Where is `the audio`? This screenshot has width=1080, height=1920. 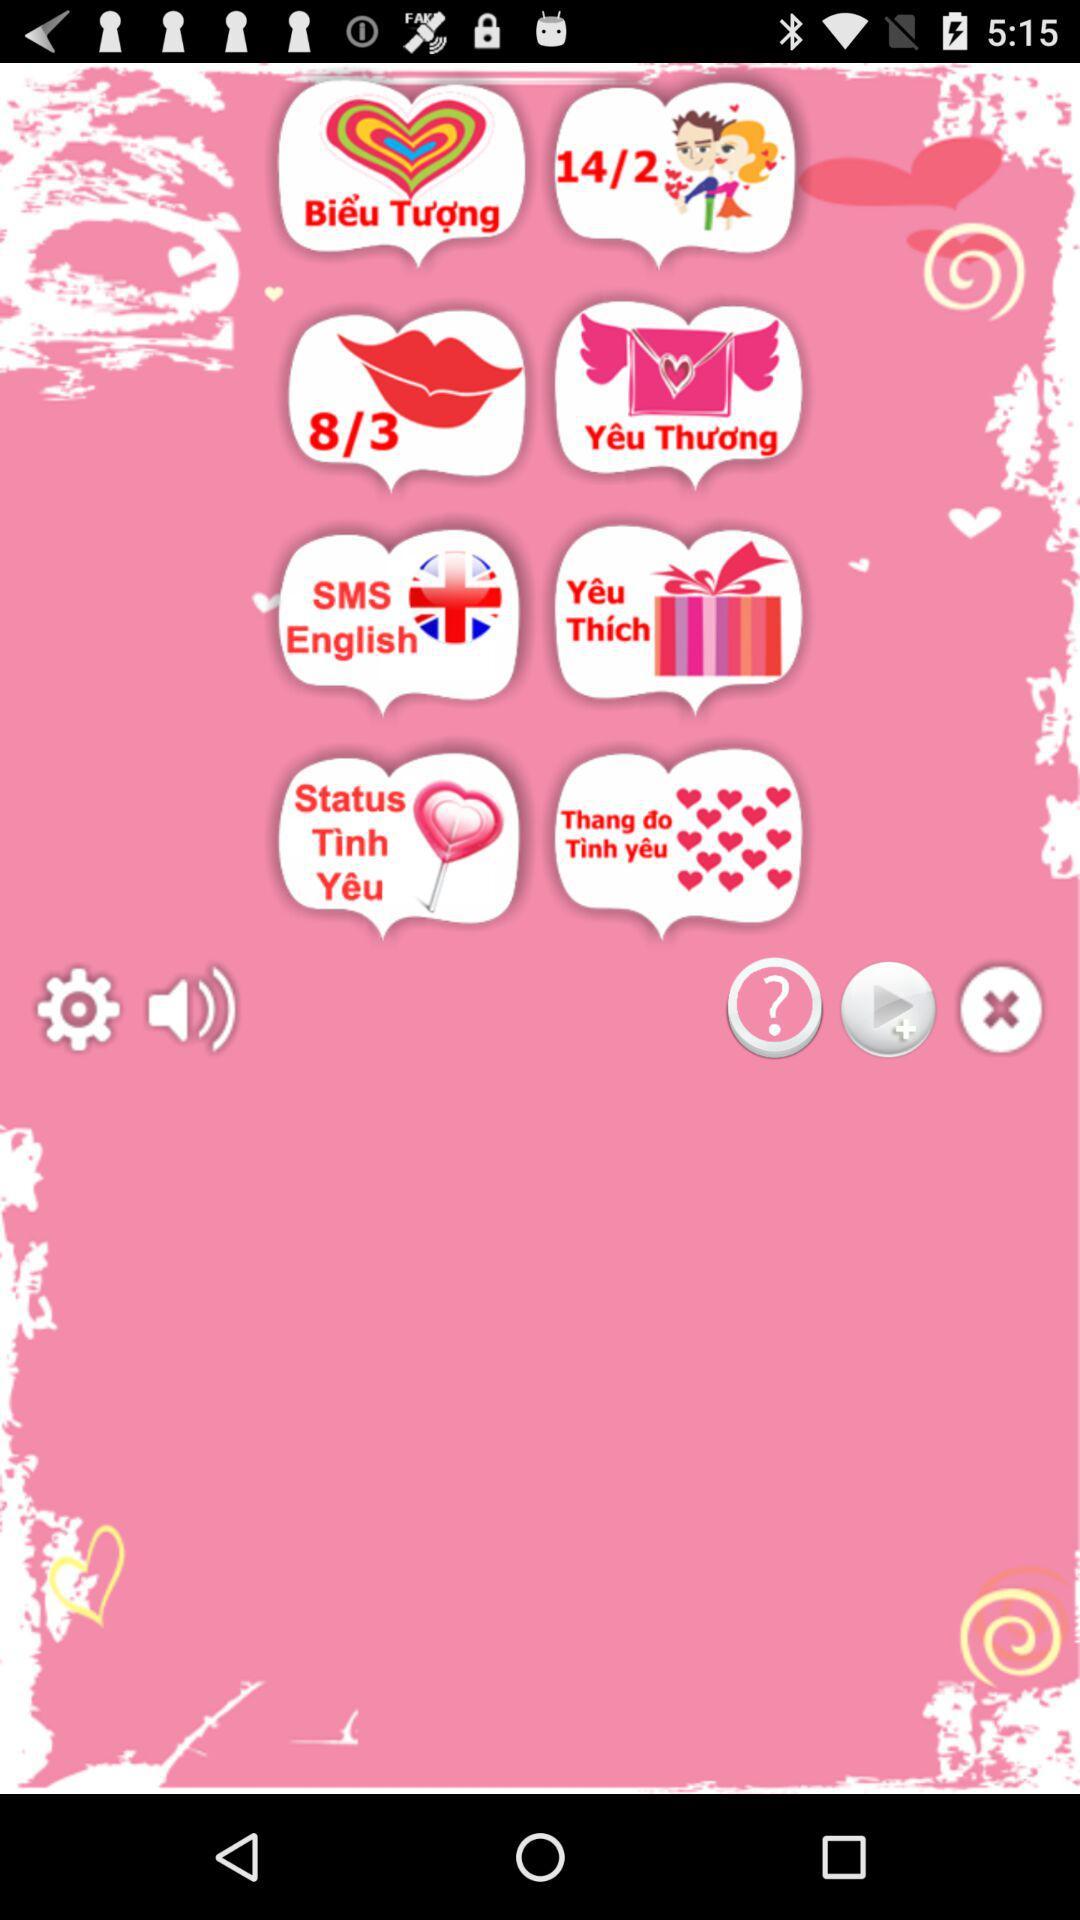 the audio is located at coordinates (1001, 1009).